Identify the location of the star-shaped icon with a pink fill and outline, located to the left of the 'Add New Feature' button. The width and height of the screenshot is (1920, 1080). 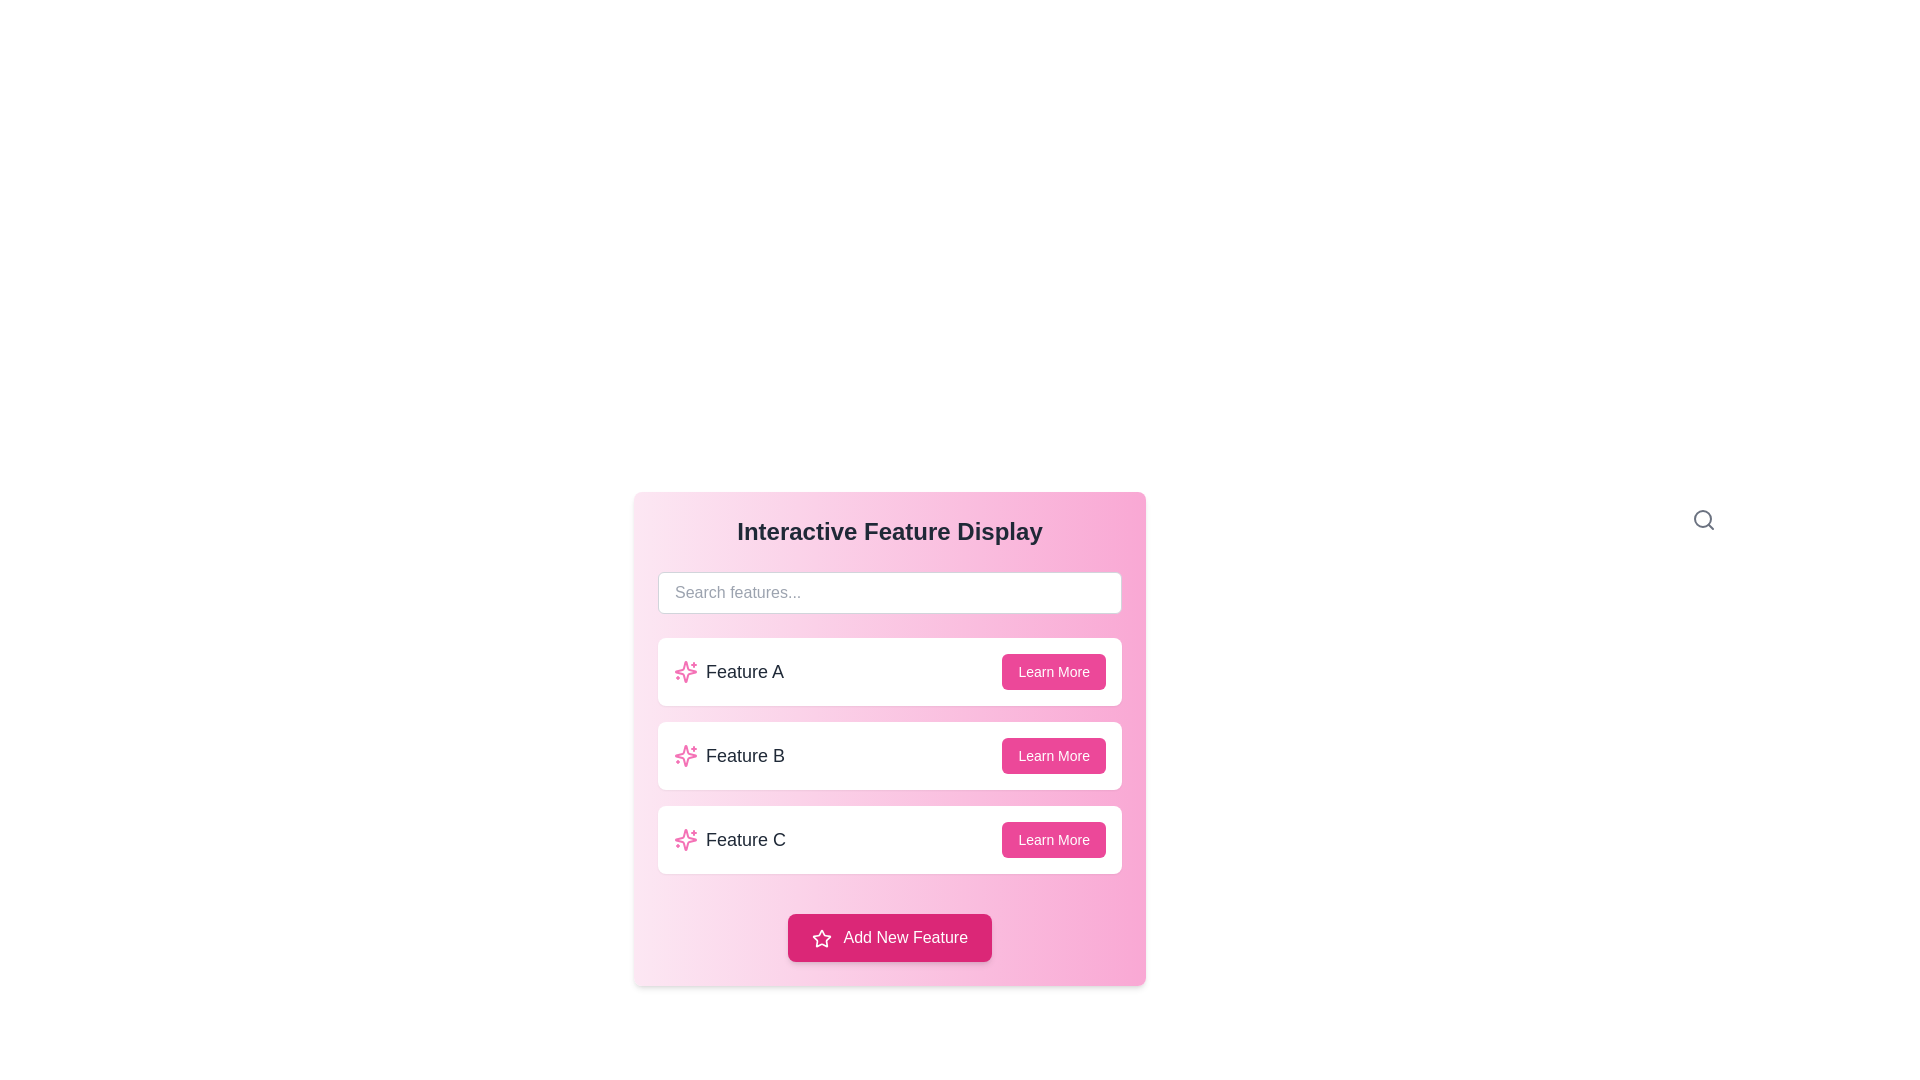
(821, 938).